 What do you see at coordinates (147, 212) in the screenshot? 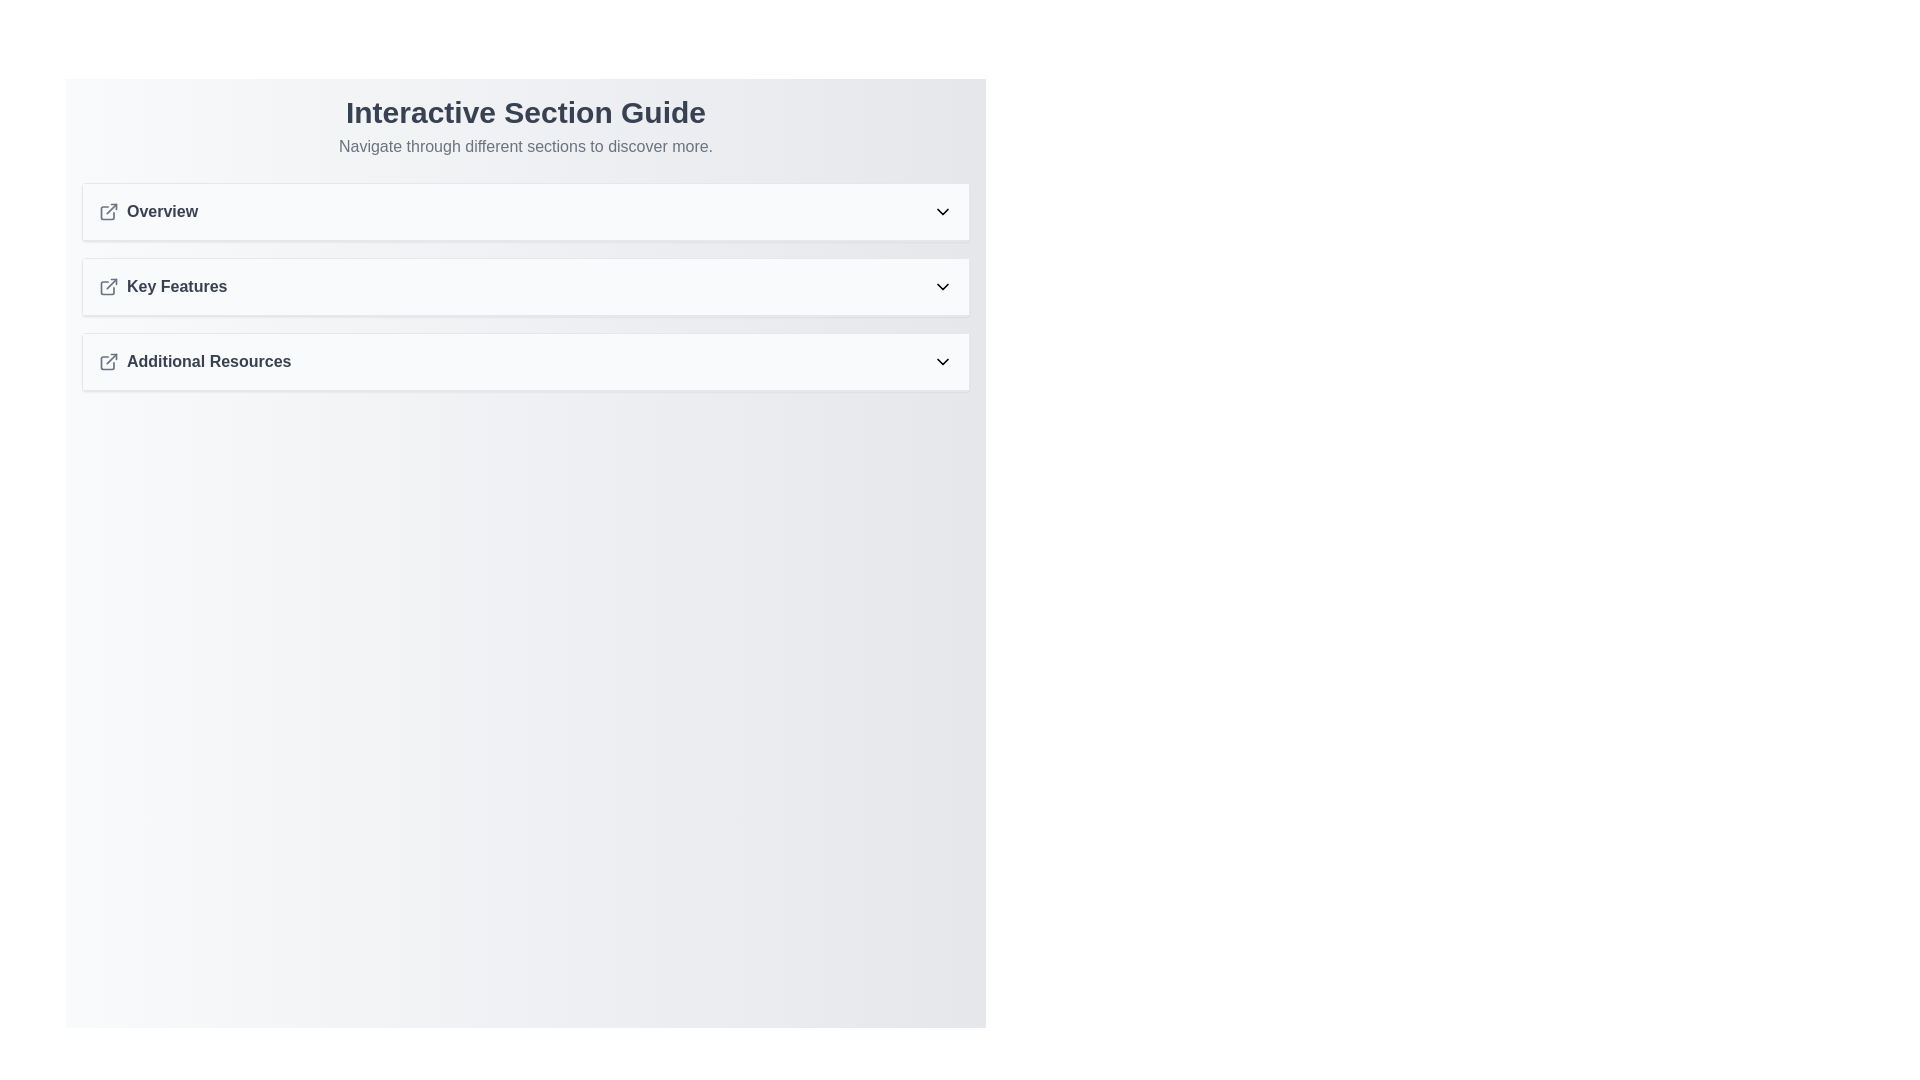
I see `the 'Overview' text item with an outward arrow icon located in the first section under 'Interactive Section Guide'` at bounding box center [147, 212].